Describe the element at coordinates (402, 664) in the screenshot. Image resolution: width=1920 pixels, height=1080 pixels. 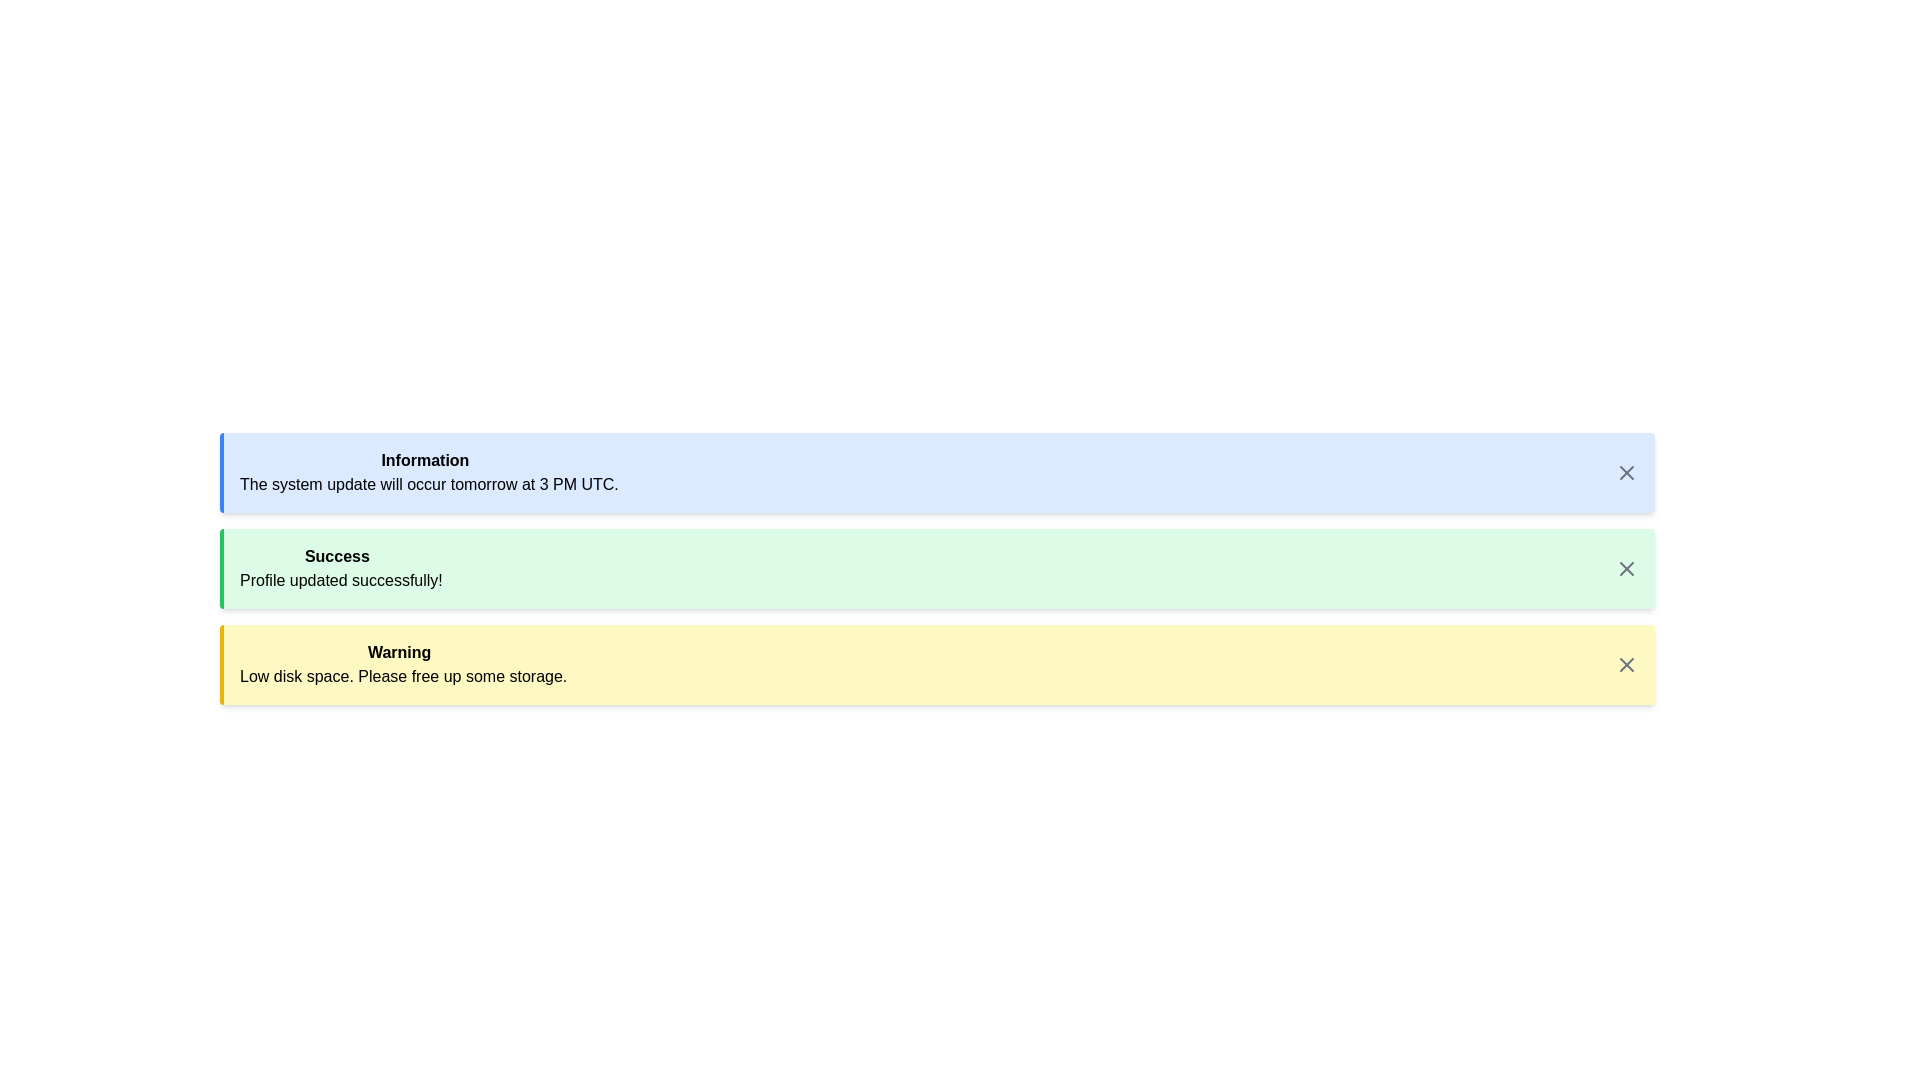
I see `warning notification about low disk space located at the bottom of the notification banners, under the 'Success' notification` at that location.